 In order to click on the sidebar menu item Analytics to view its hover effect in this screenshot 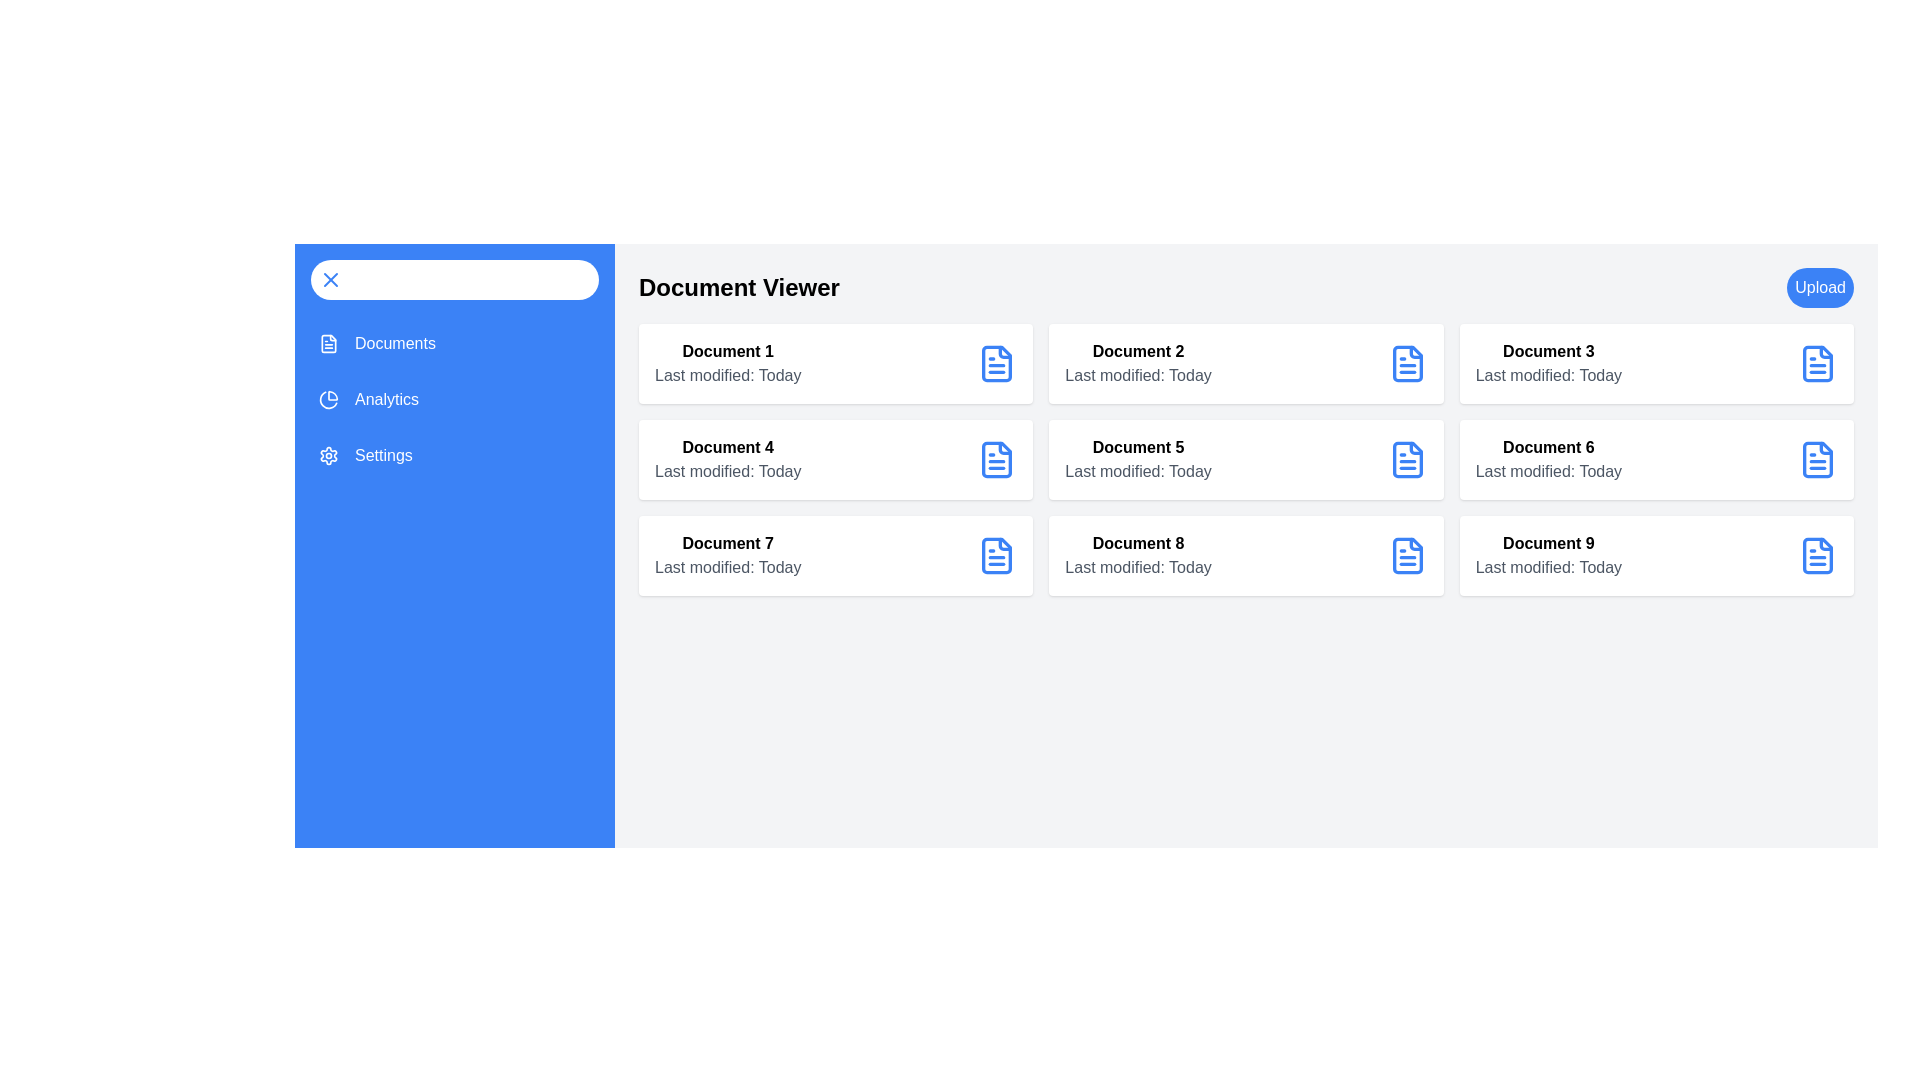, I will do `click(454, 400)`.